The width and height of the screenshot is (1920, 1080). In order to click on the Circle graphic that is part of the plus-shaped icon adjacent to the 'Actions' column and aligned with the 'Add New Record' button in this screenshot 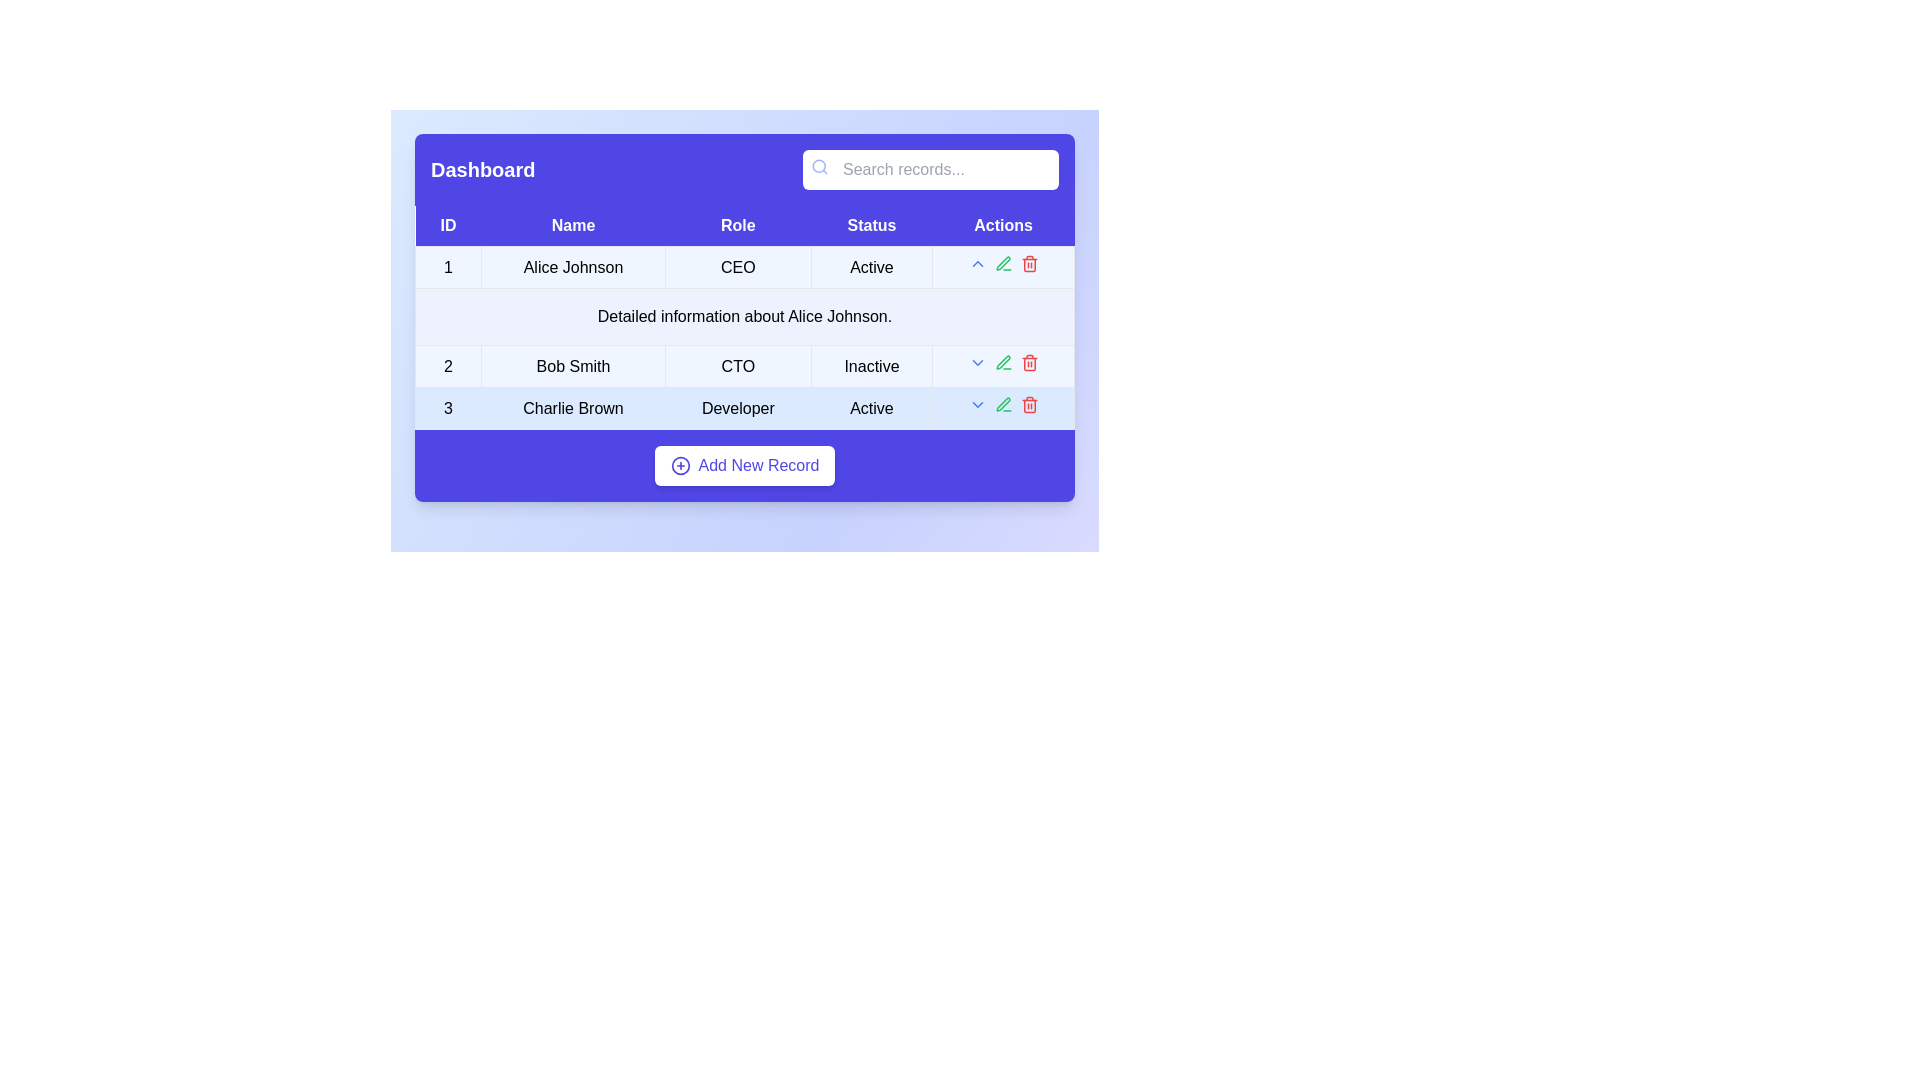, I will do `click(680, 466)`.